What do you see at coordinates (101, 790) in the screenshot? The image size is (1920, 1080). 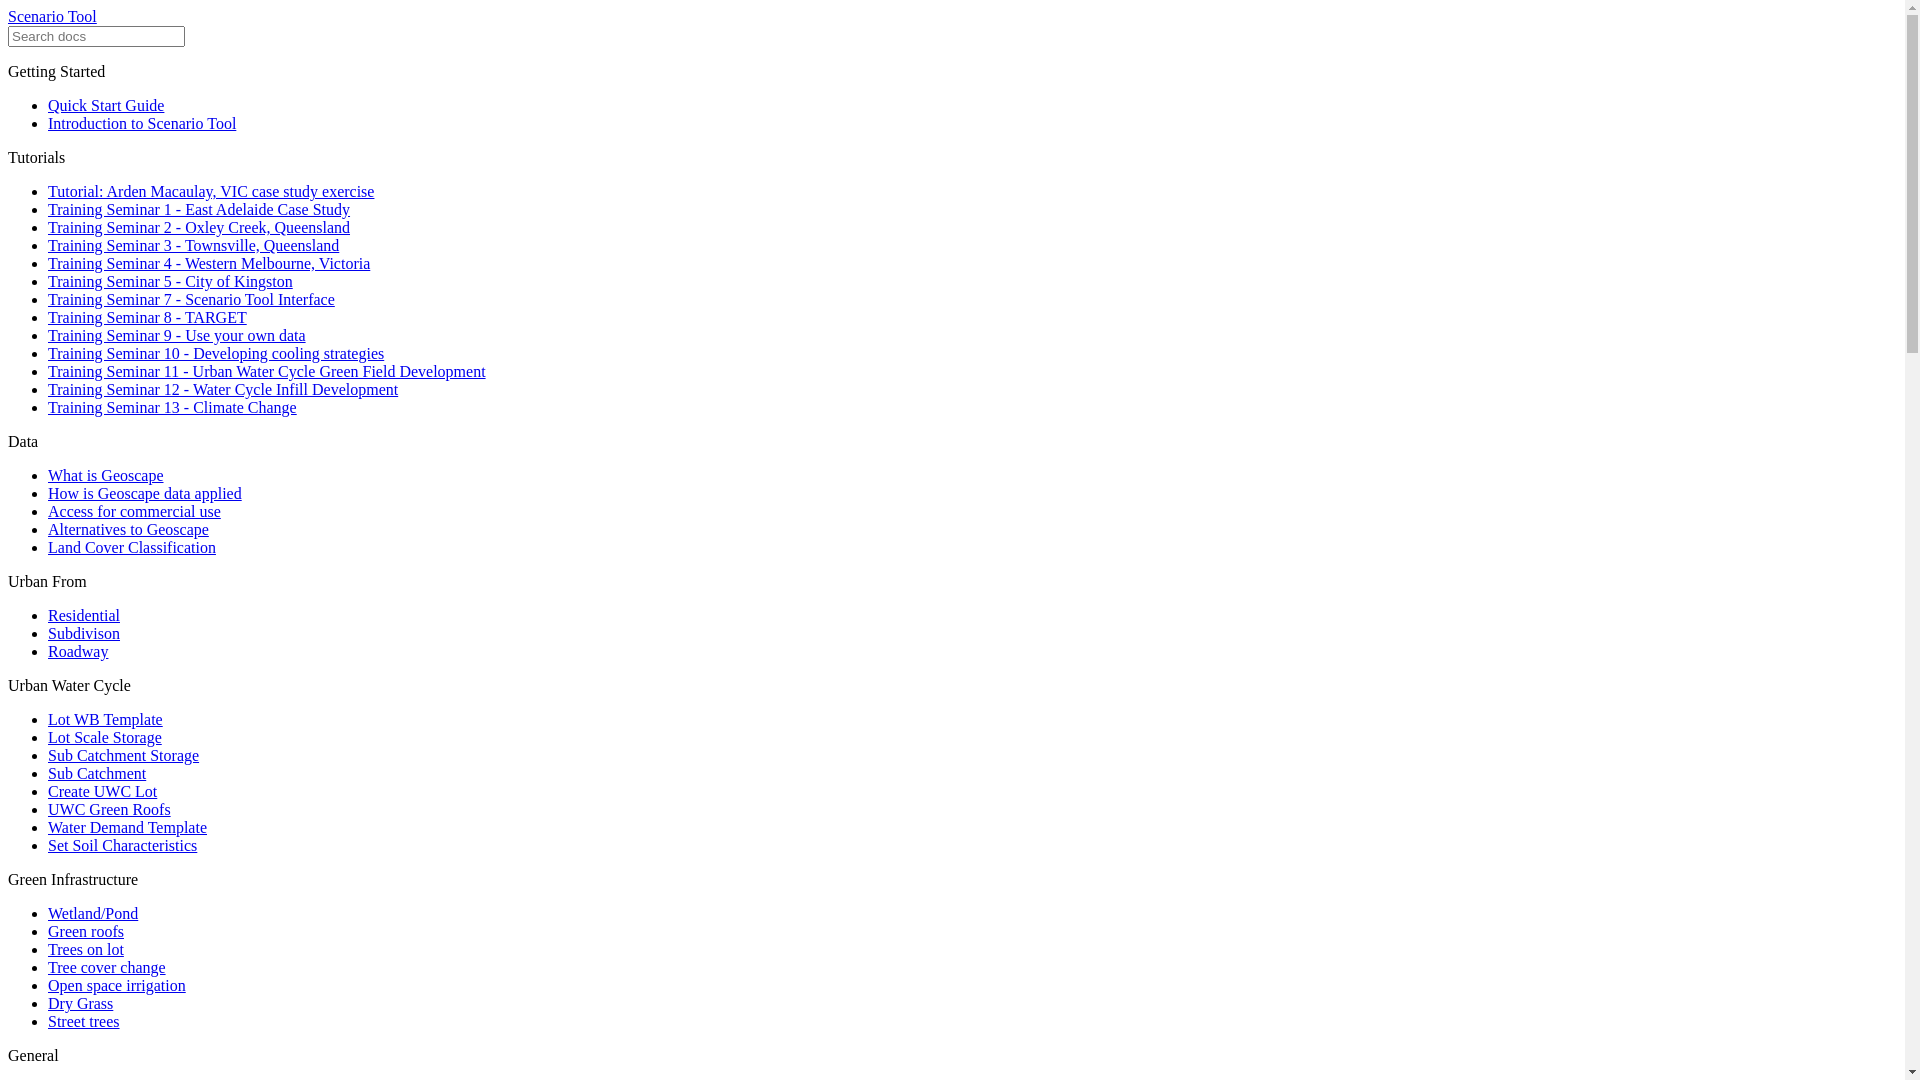 I see `'Create UWC Lot'` at bounding box center [101, 790].